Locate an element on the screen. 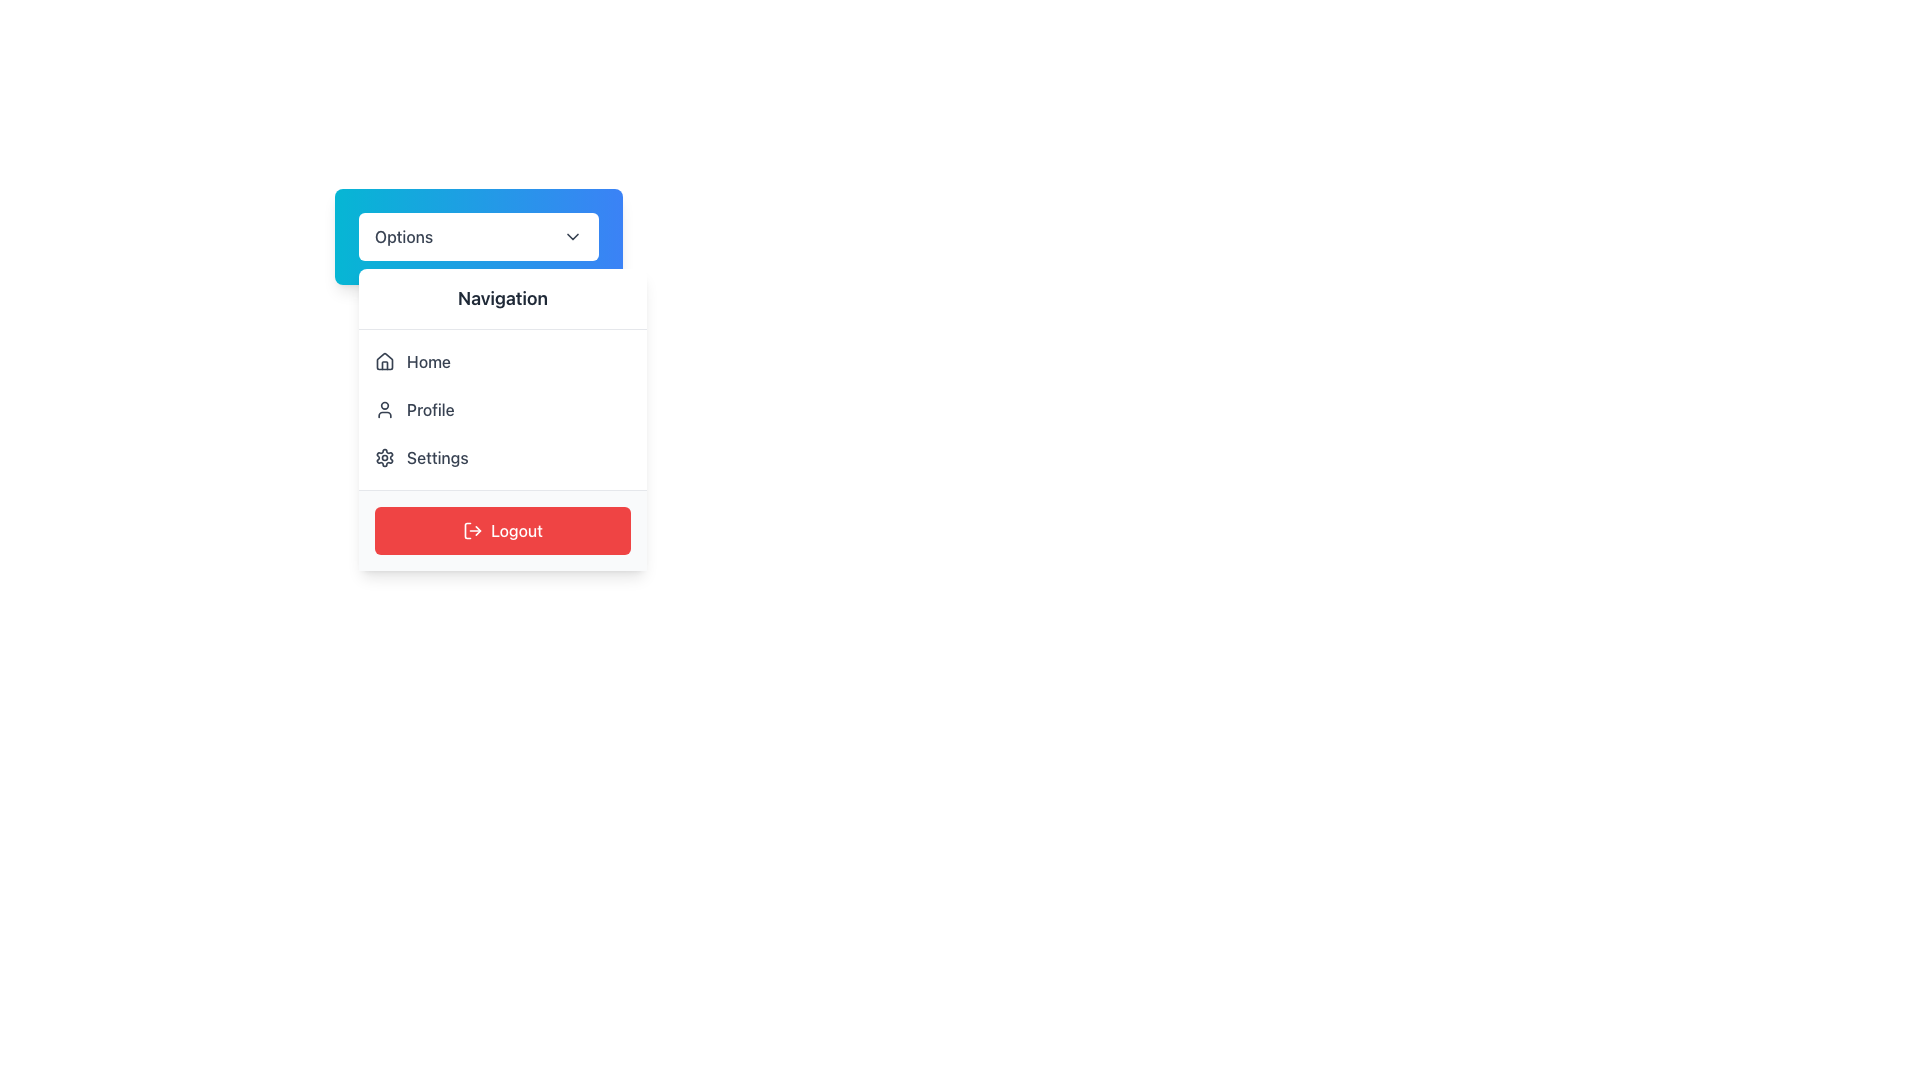 The image size is (1920, 1080). the 'Profile' button in the navigation menu to observe the hover effect is located at coordinates (503, 408).